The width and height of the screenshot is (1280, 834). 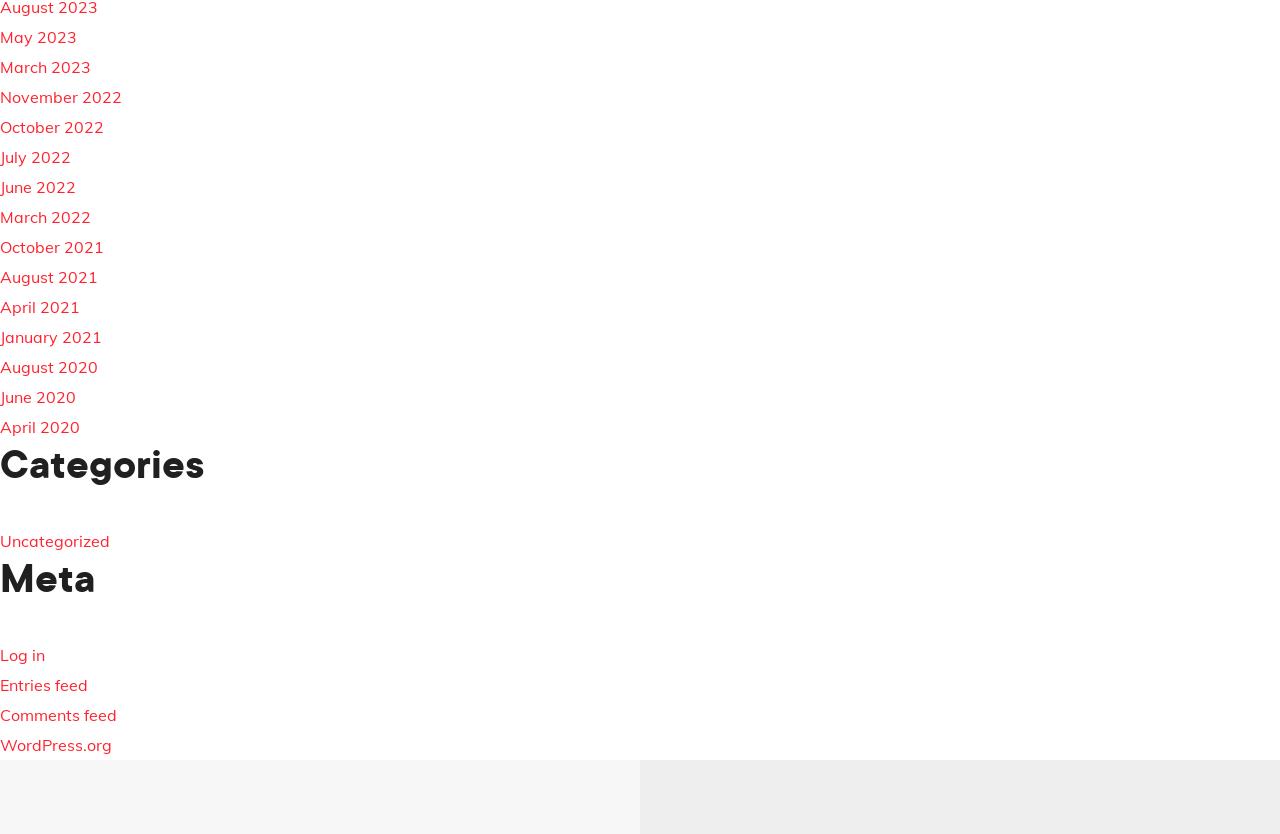 I want to click on 'WordPress.org', so click(x=55, y=745).